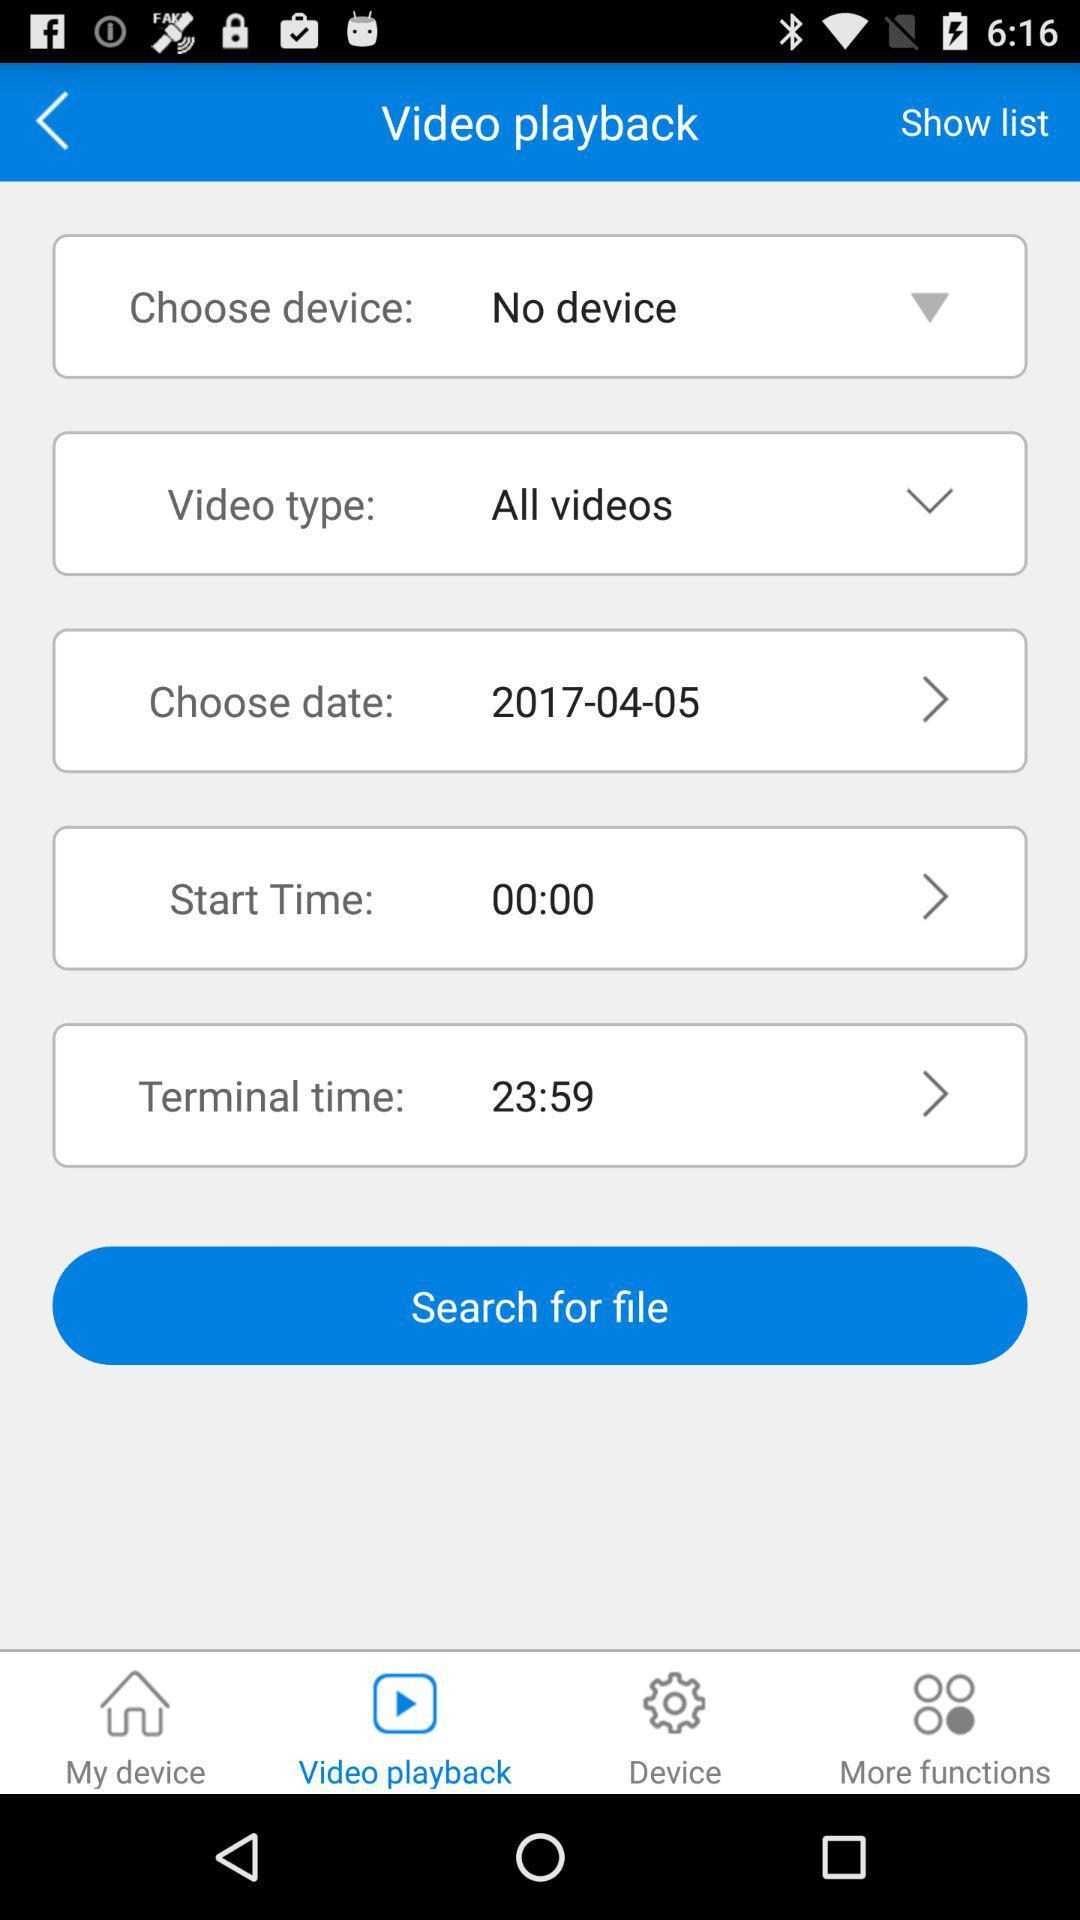  What do you see at coordinates (58, 129) in the screenshot?
I see `the arrow_backward icon` at bounding box center [58, 129].